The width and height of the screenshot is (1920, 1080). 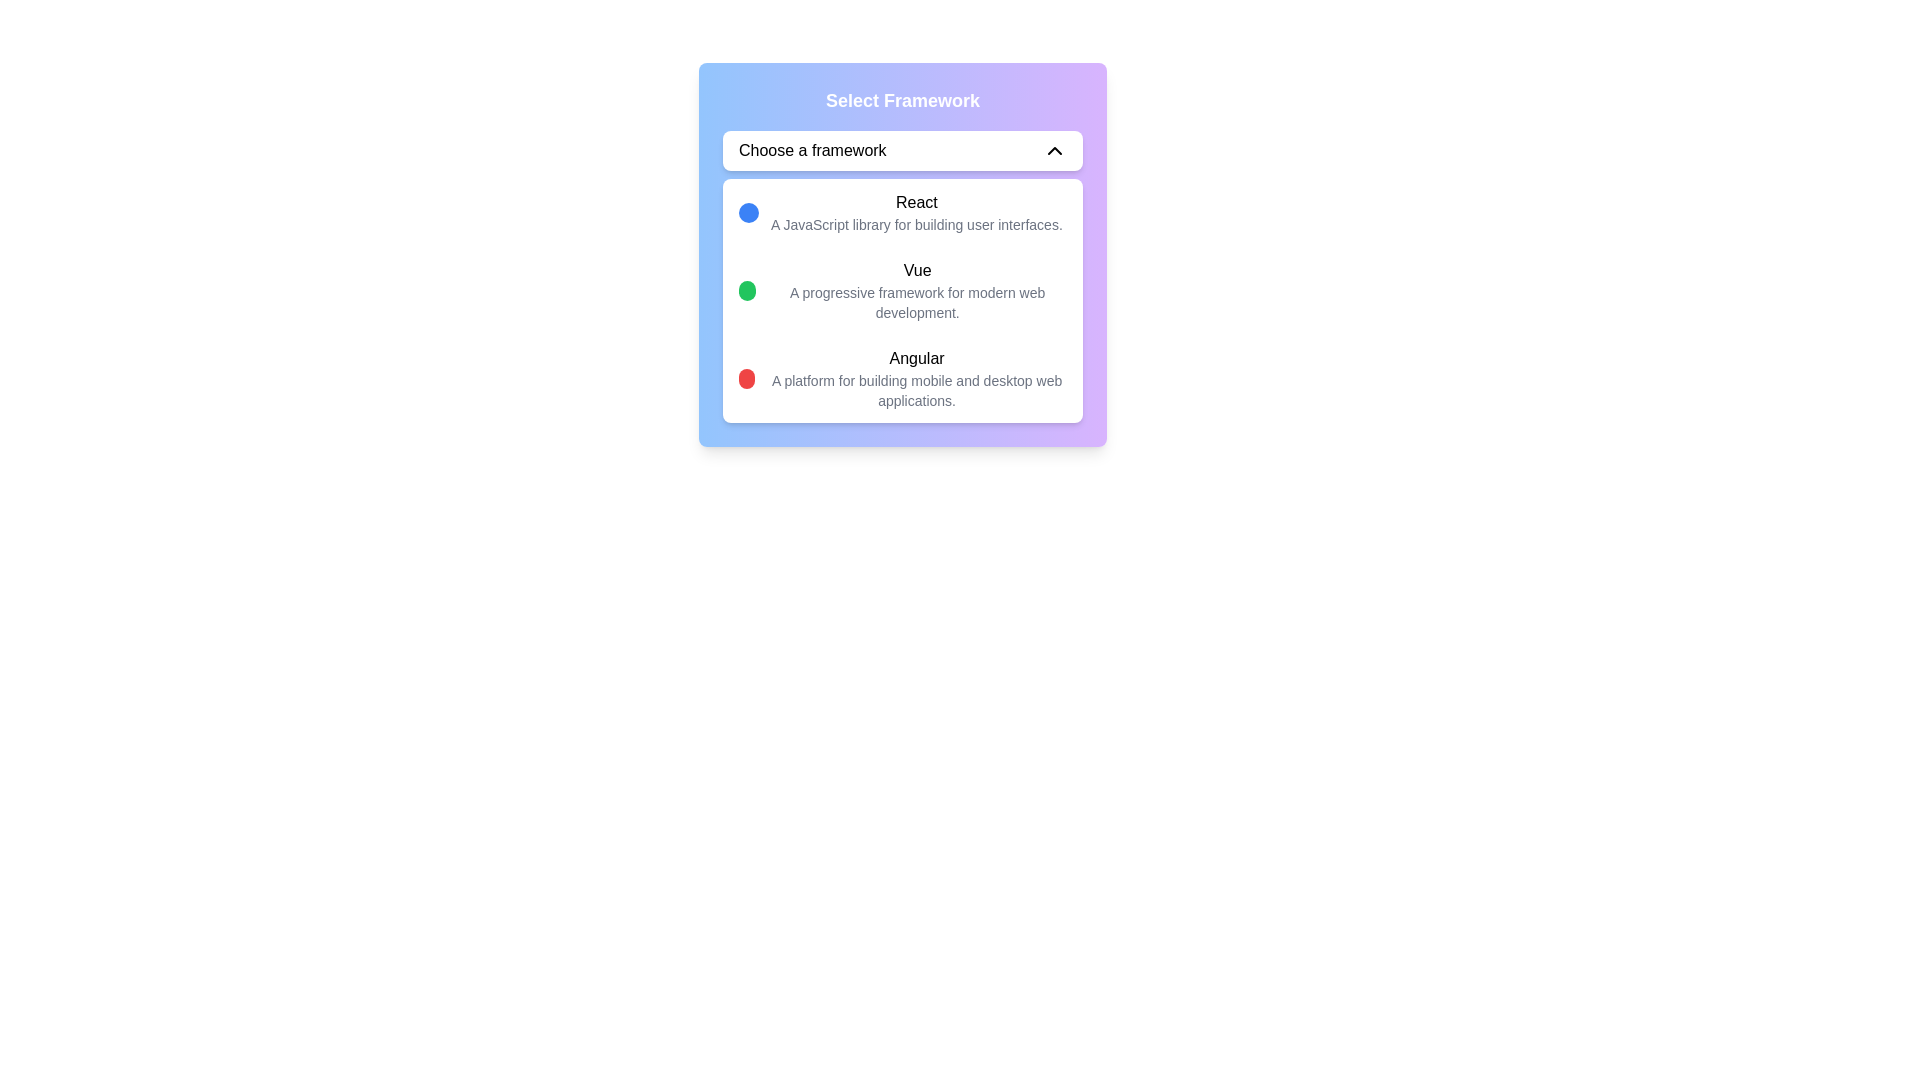 I want to click on to select the 'Angular' option from the dropdown menu, which is the third item listed after 'Vue' and 'React', featuring a circular red bullet point and bold title text 'Angular', so click(x=901, y=378).